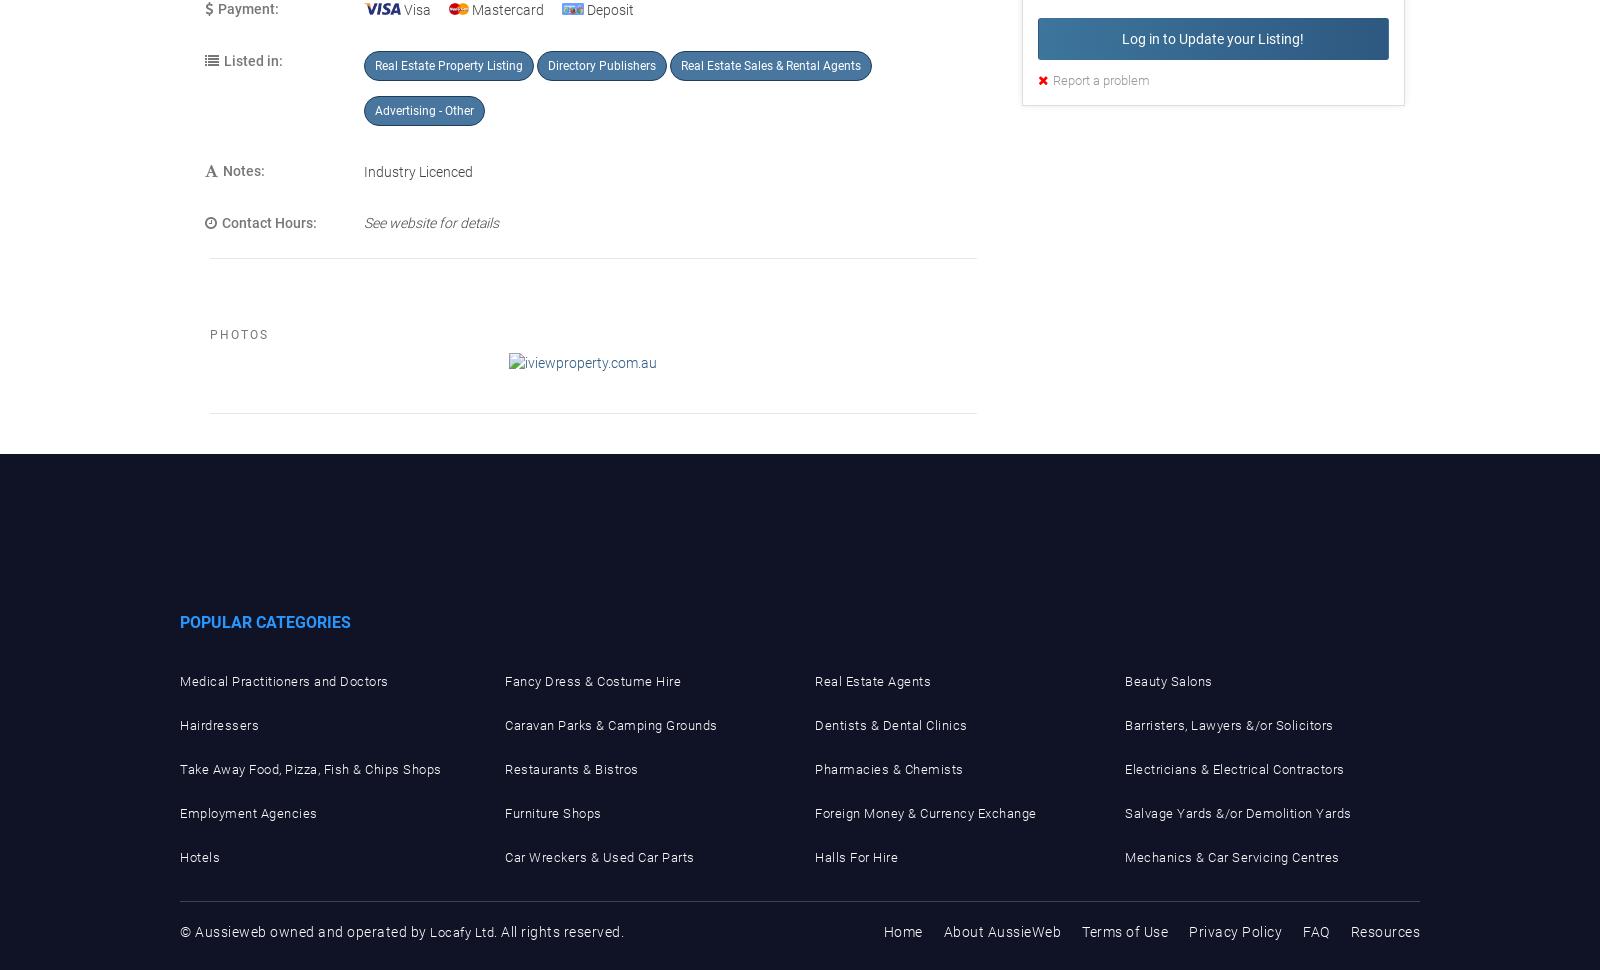  What do you see at coordinates (430, 223) in the screenshot?
I see `'See website for details'` at bounding box center [430, 223].